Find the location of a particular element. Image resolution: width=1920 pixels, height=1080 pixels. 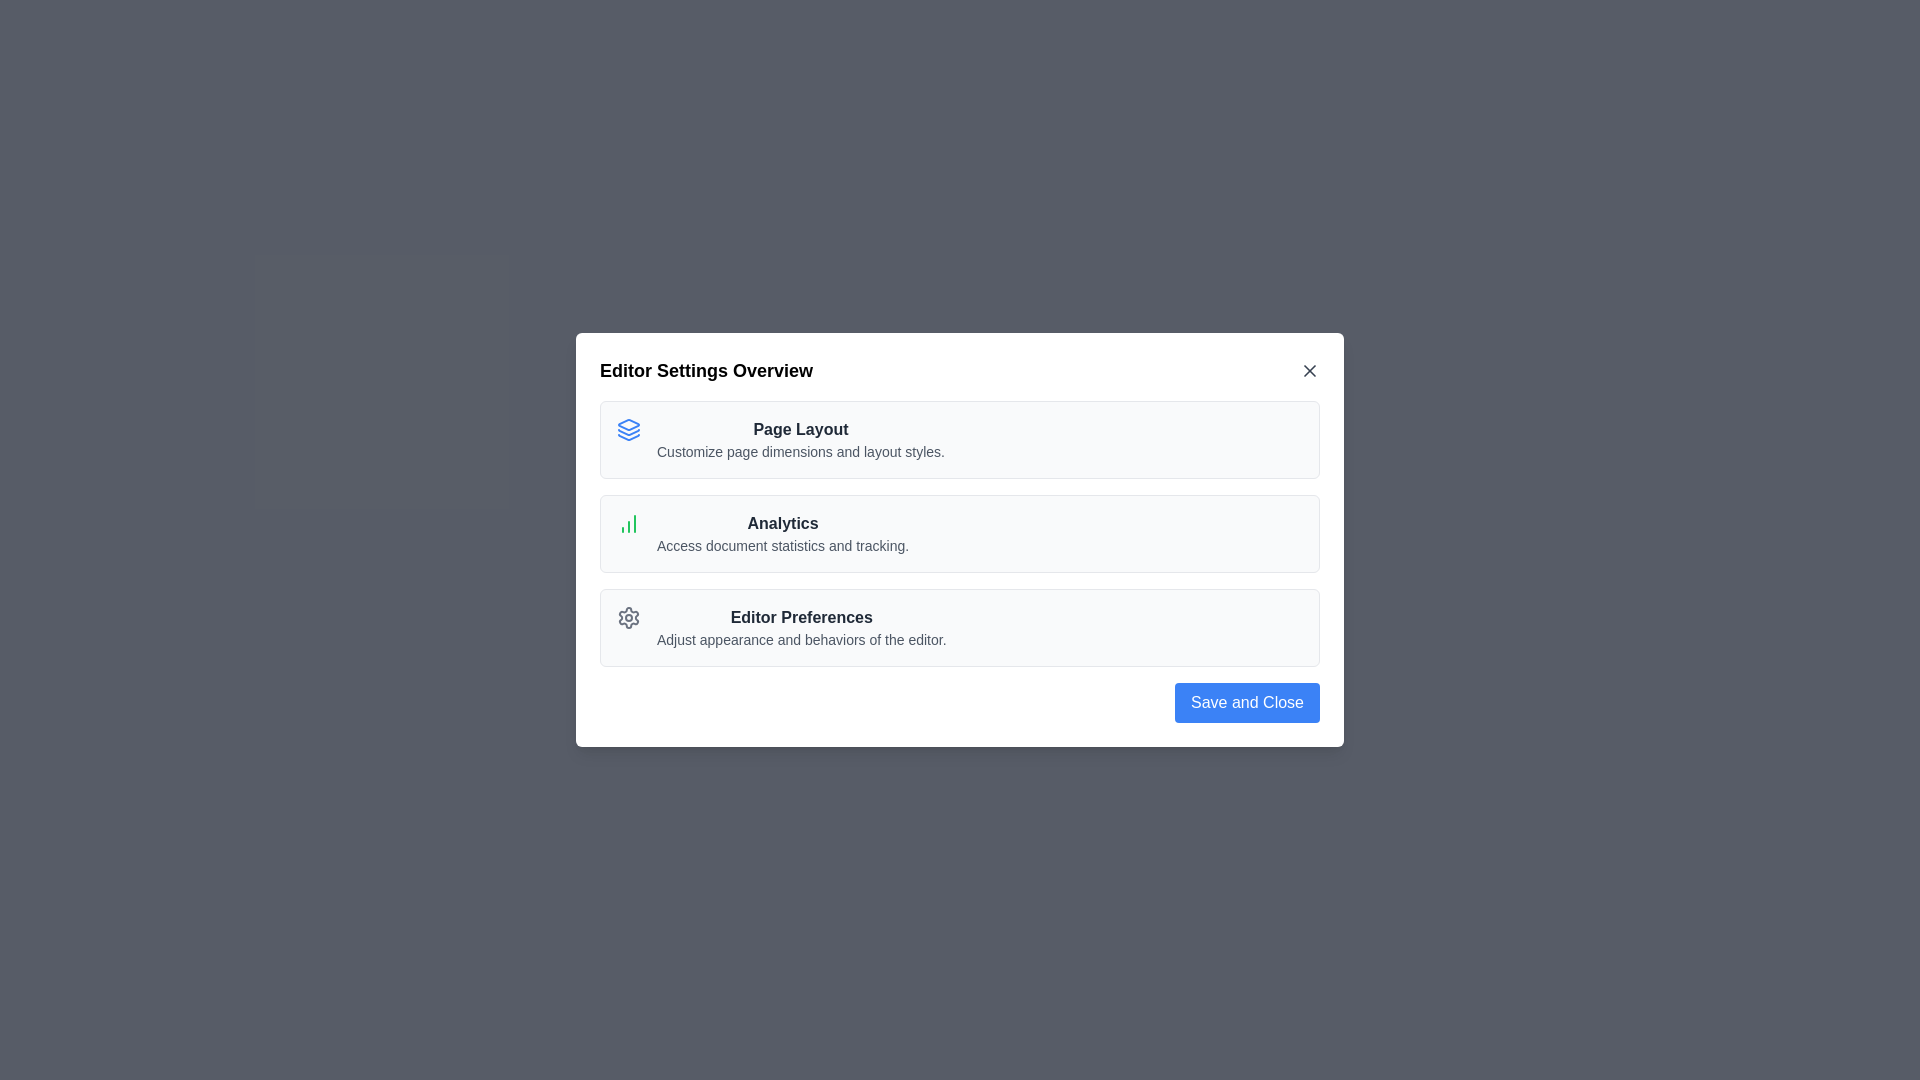

the icon corresponding to Page Layout is located at coordinates (627, 428).